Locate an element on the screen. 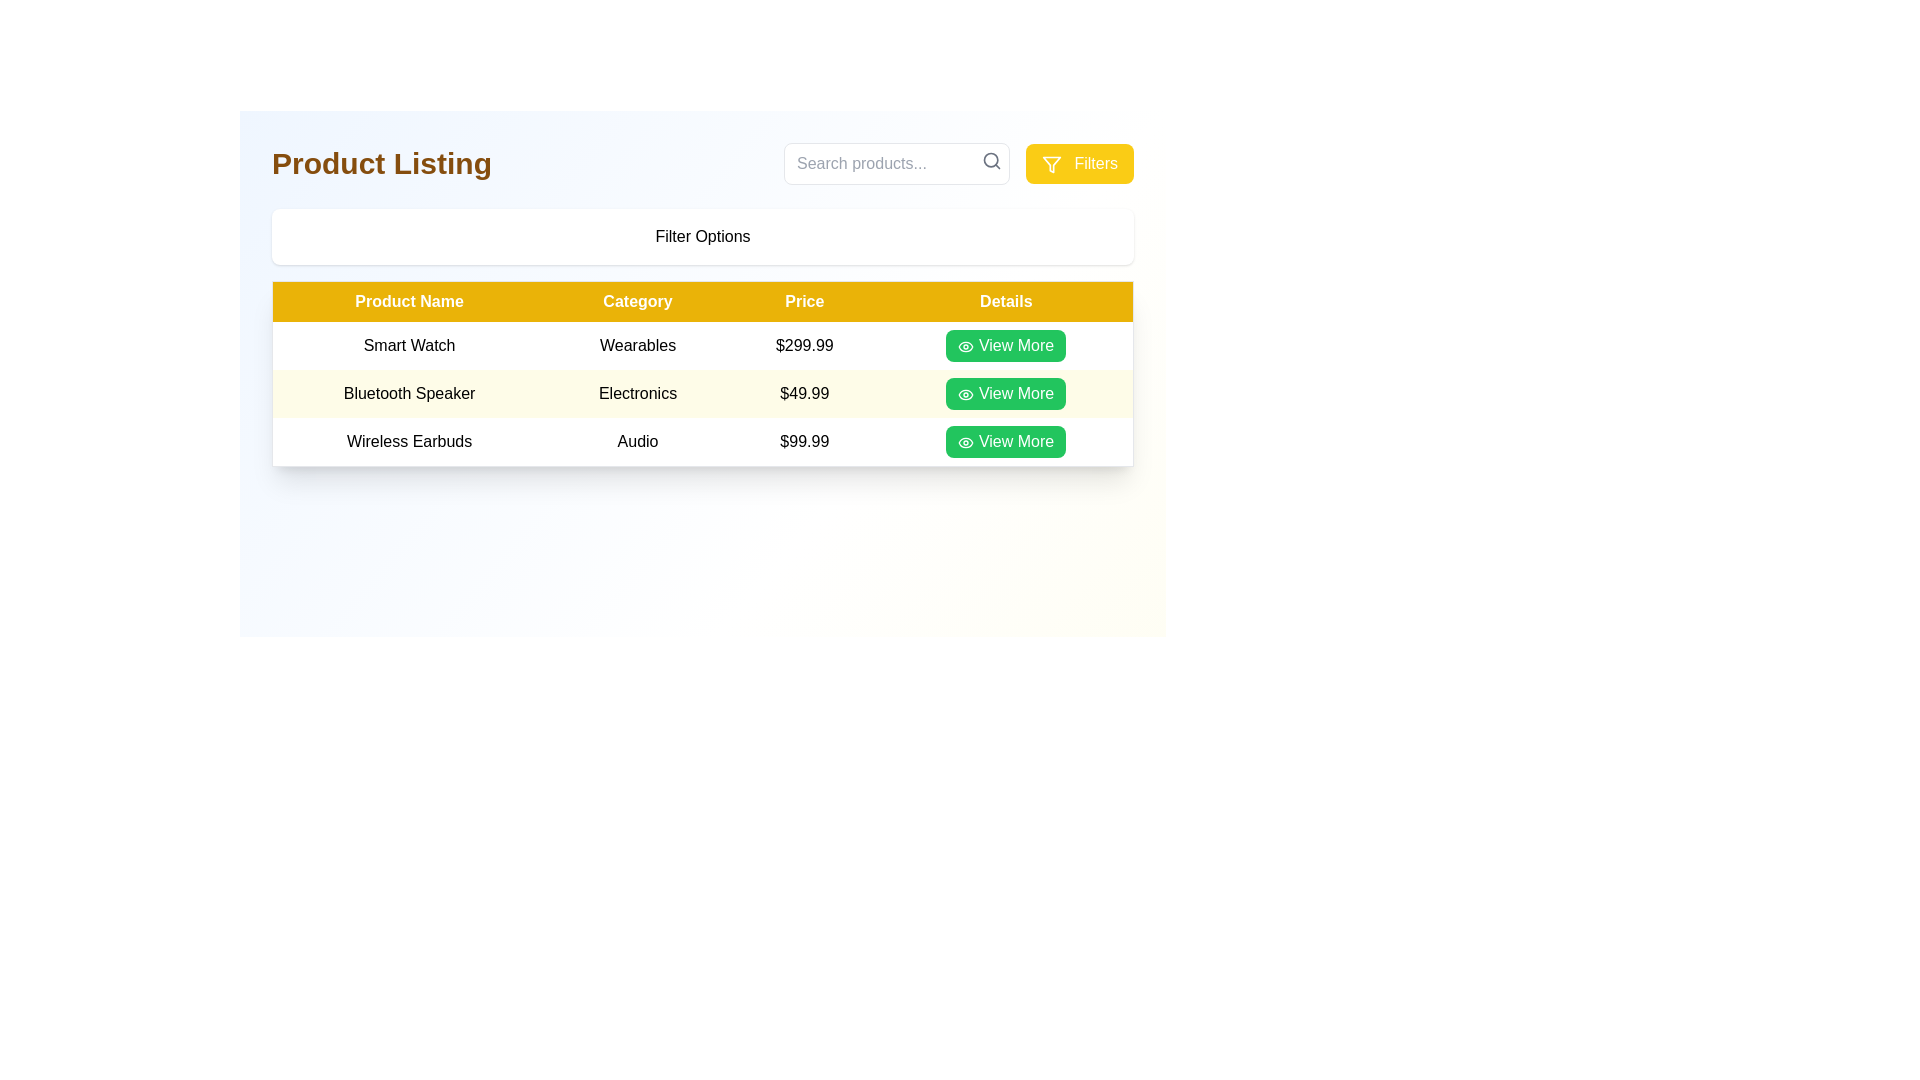  the search input field in the search bar component to focus and type in queries is located at coordinates (896, 163).